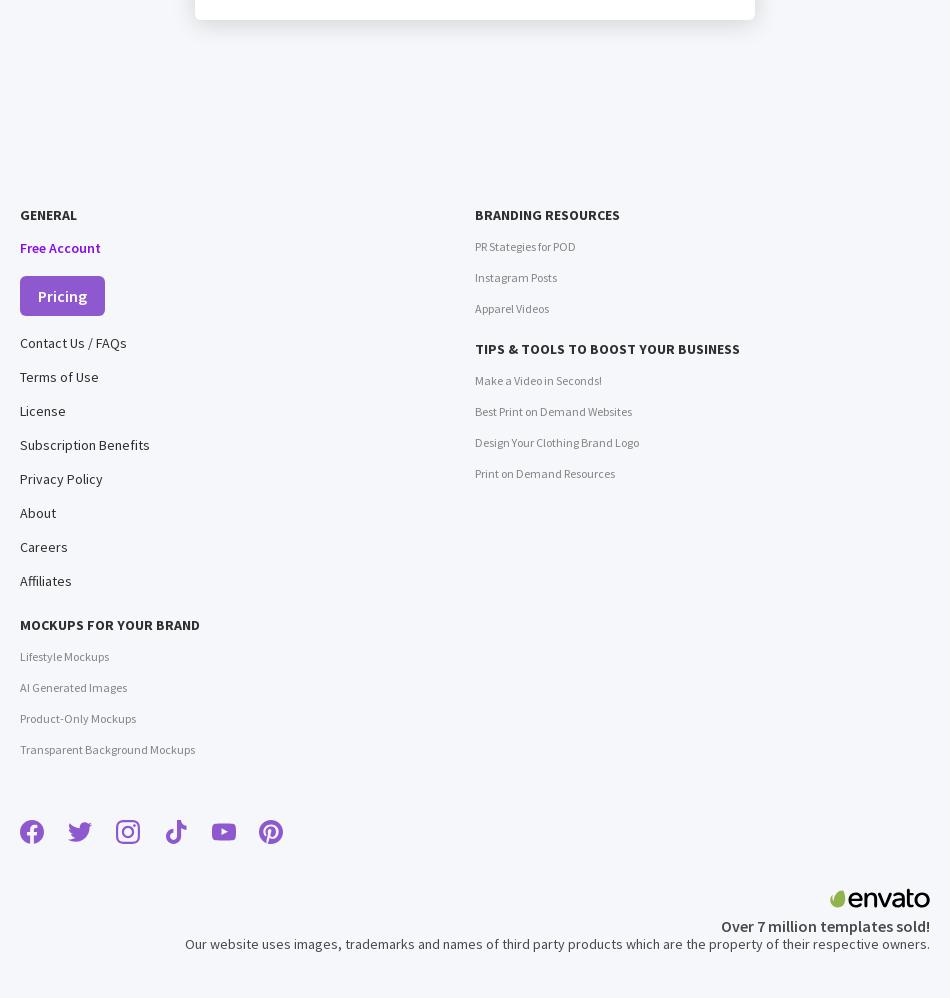  What do you see at coordinates (607, 349) in the screenshot?
I see `'Tips & Tools to boost your business'` at bounding box center [607, 349].